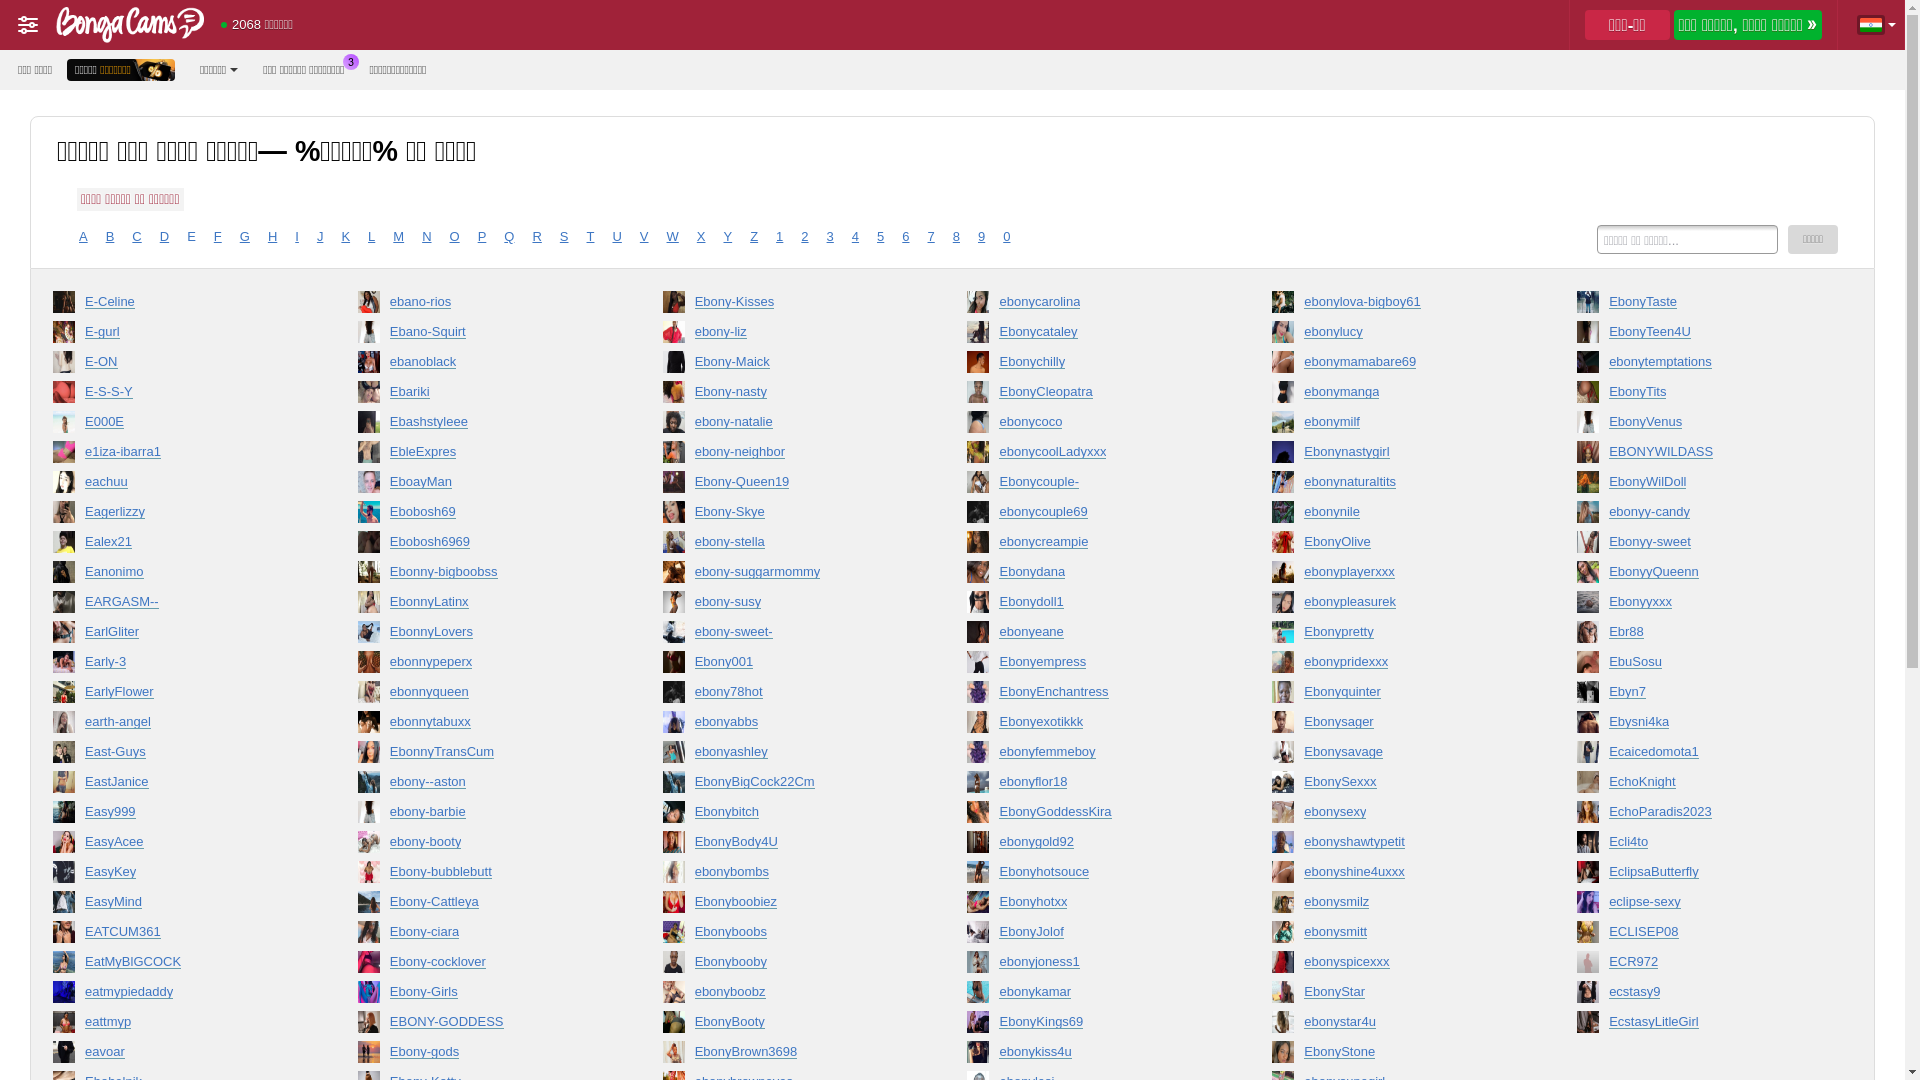  What do you see at coordinates (177, 334) in the screenshot?
I see `'E-gurl'` at bounding box center [177, 334].